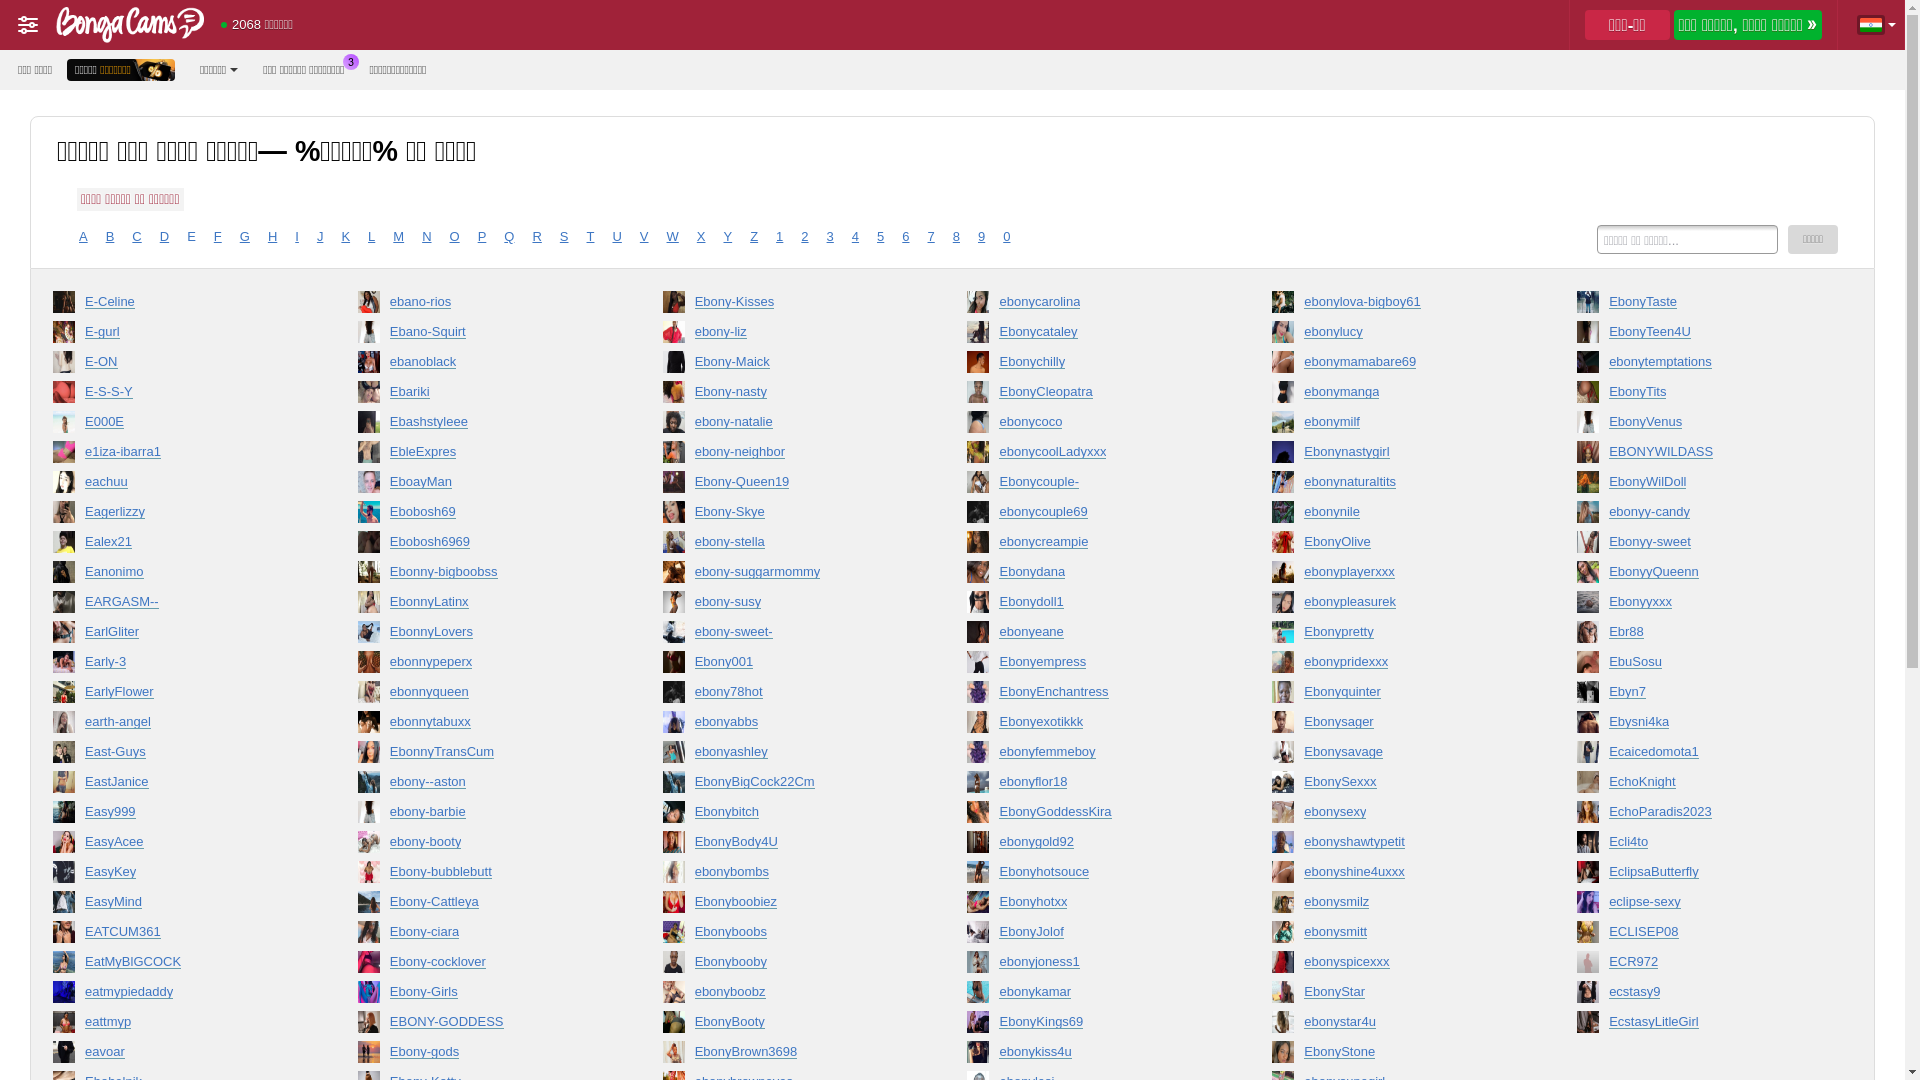  What do you see at coordinates (177, 334) in the screenshot?
I see `'E-gurl'` at bounding box center [177, 334].